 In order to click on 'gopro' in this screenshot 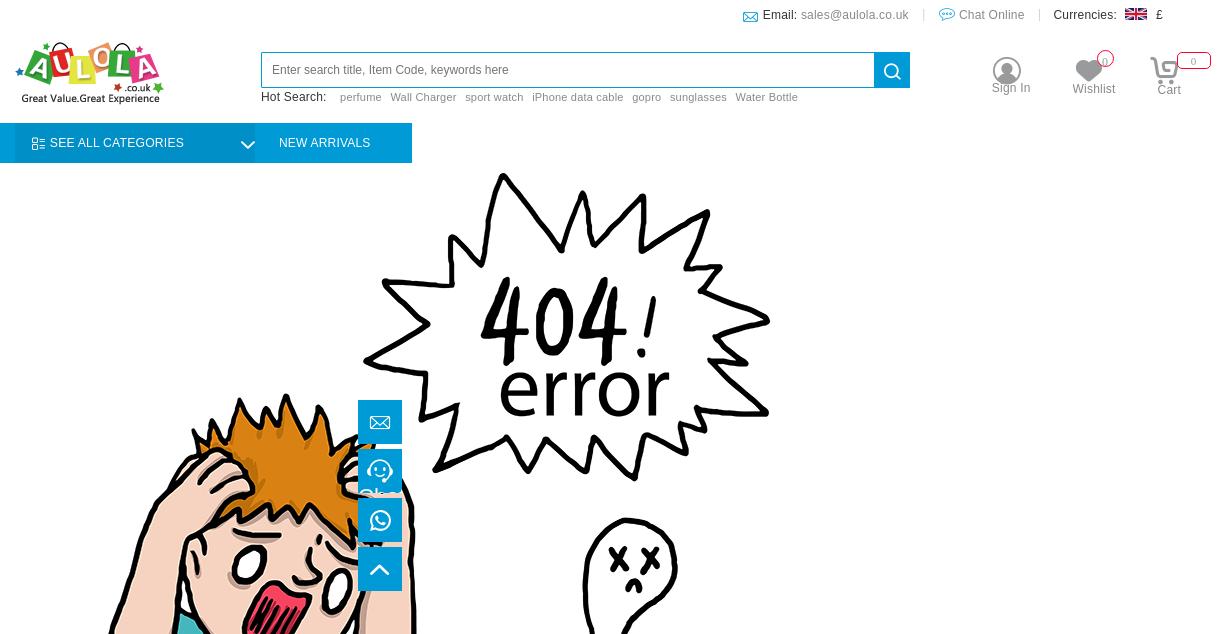, I will do `click(646, 96)`.